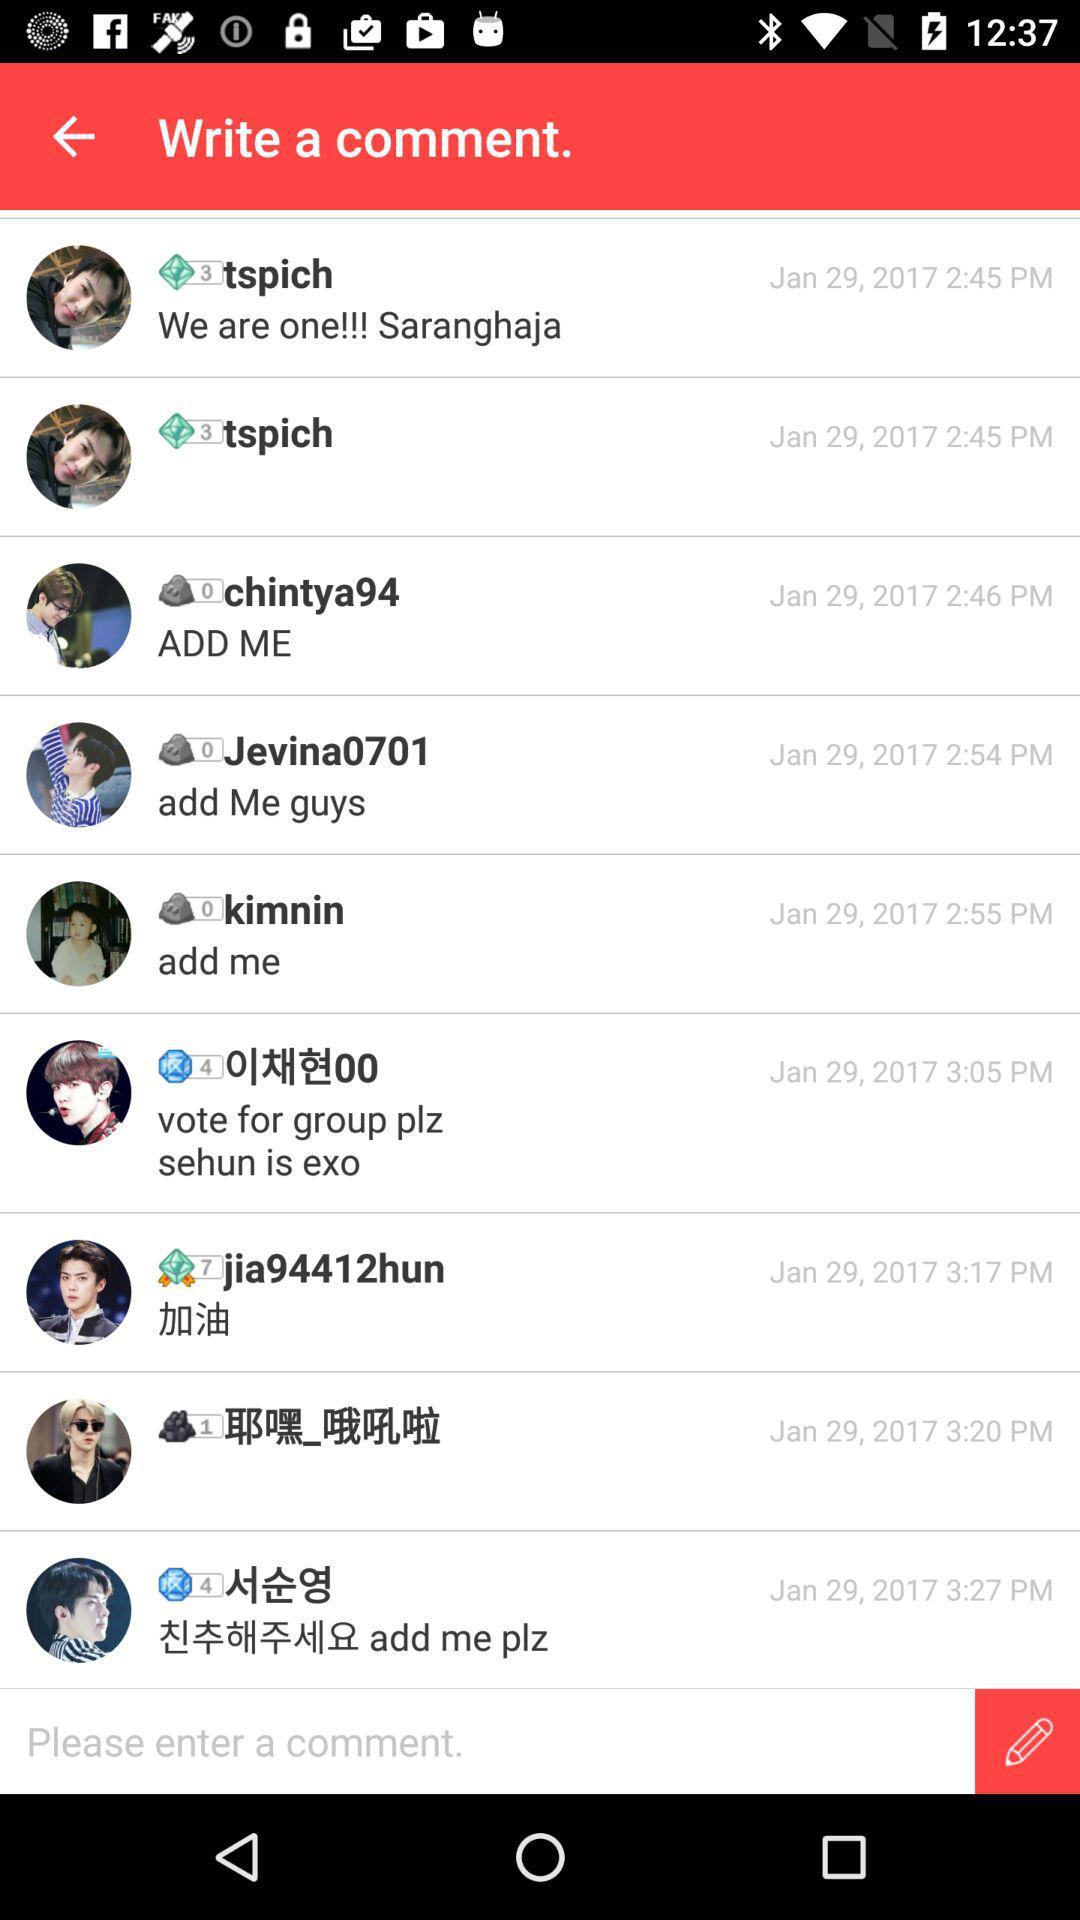 This screenshot has width=1080, height=1920. What do you see at coordinates (305, 1139) in the screenshot?
I see `the item next to jan 29 2017` at bounding box center [305, 1139].